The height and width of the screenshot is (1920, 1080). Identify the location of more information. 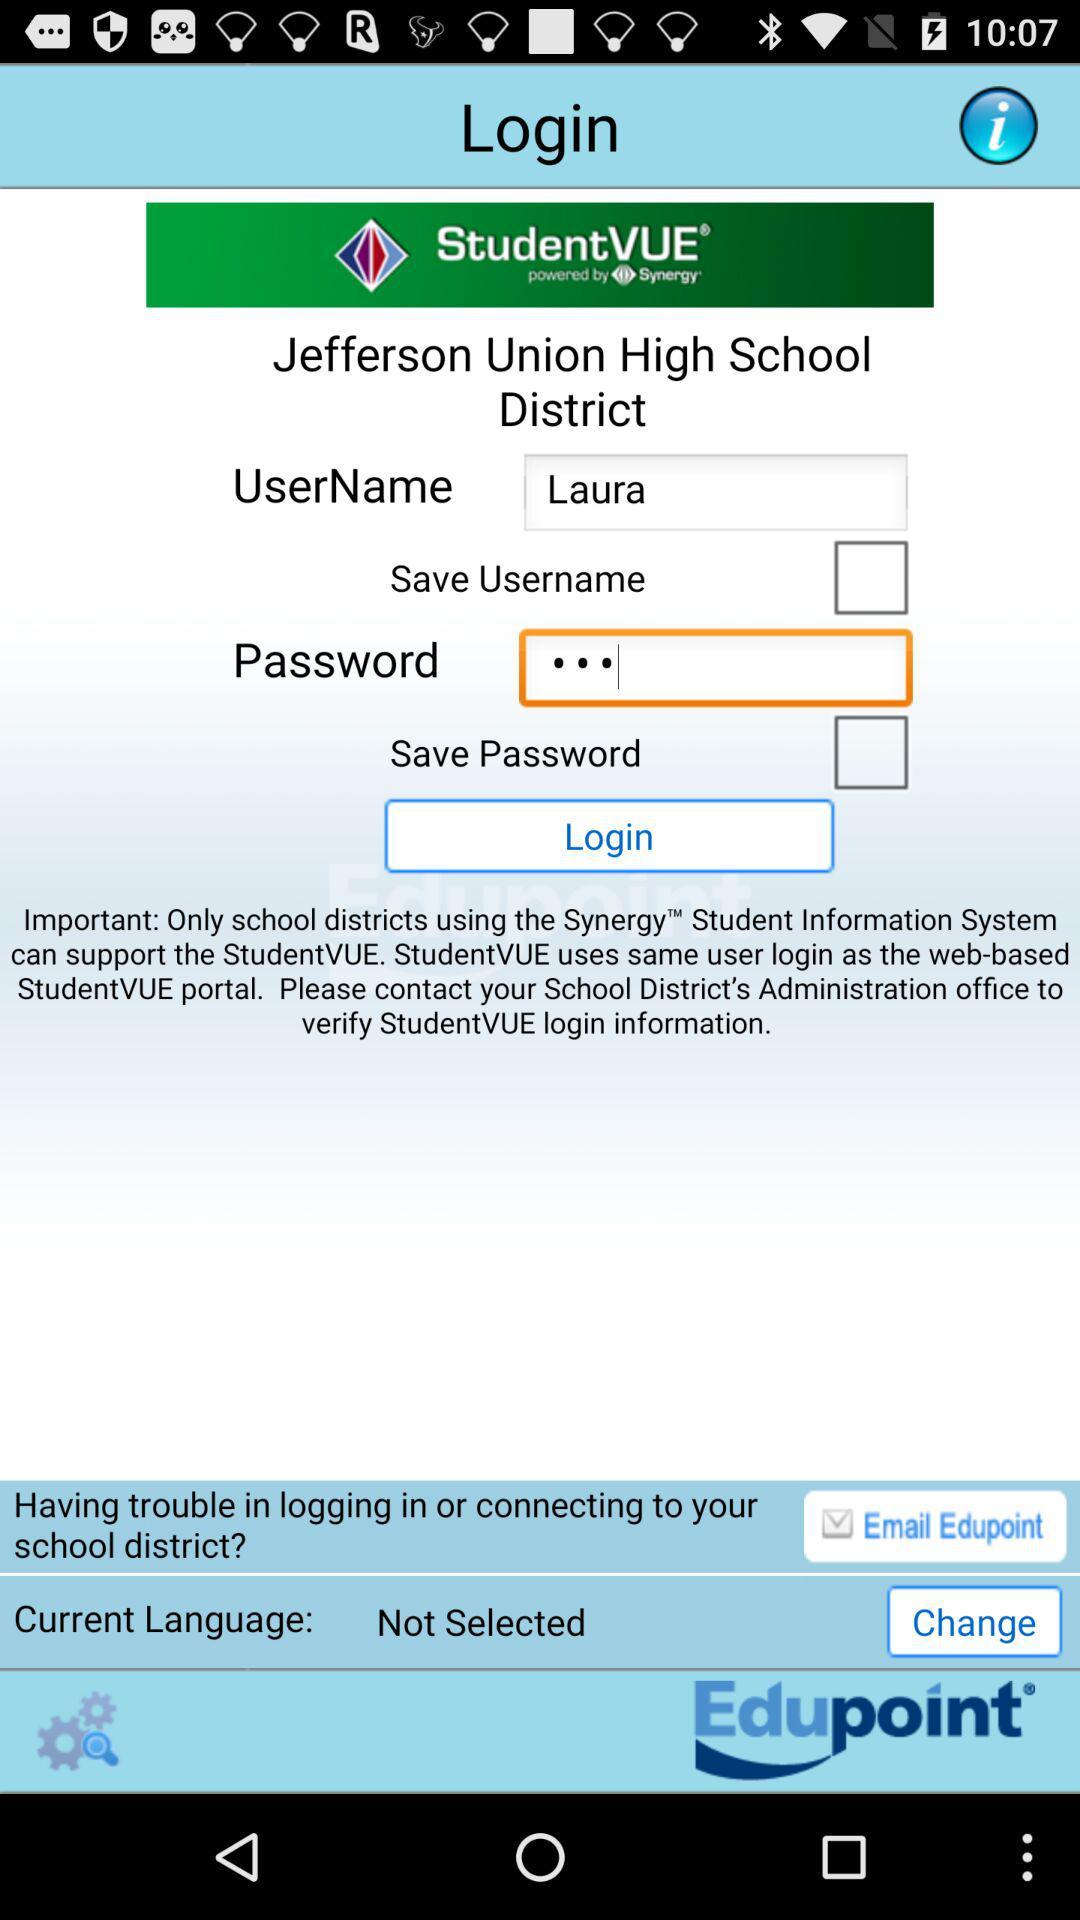
(998, 124).